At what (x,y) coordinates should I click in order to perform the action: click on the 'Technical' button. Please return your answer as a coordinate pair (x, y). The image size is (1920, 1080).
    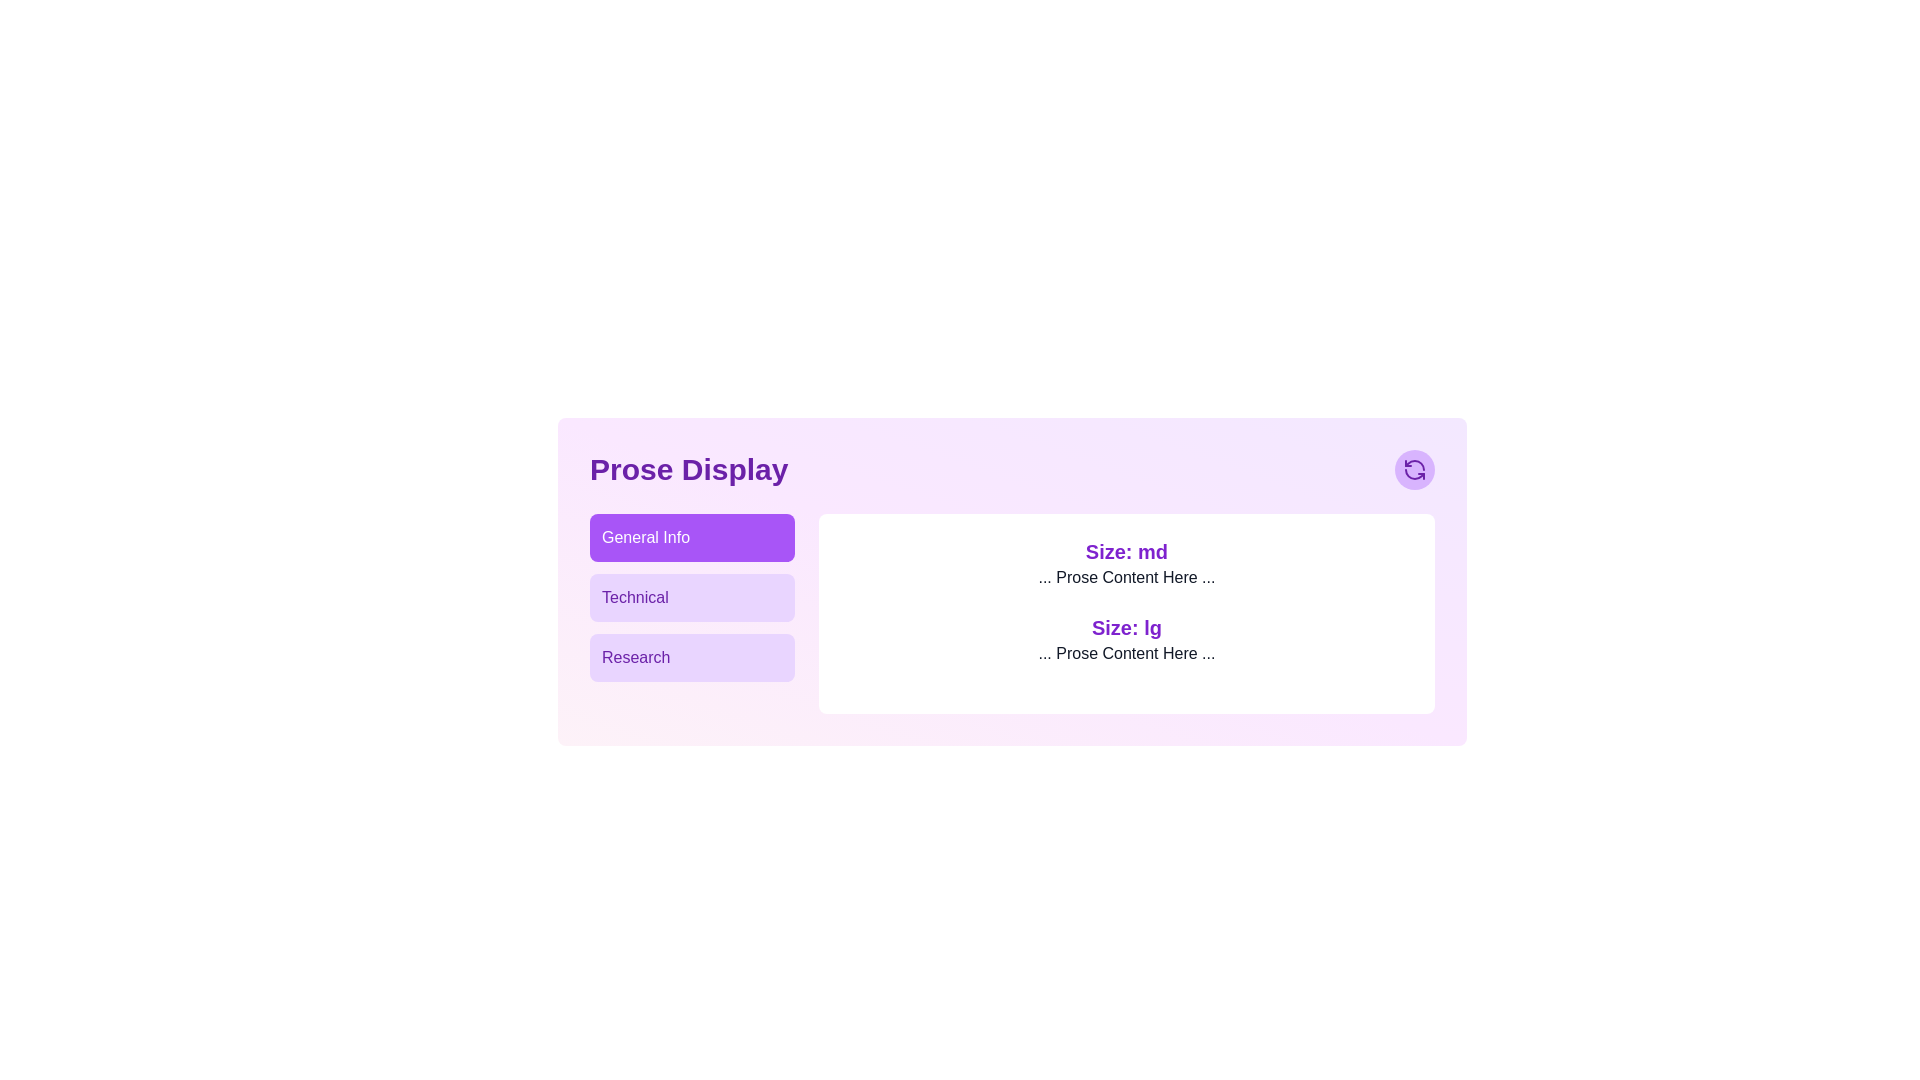
    Looking at the image, I should click on (692, 596).